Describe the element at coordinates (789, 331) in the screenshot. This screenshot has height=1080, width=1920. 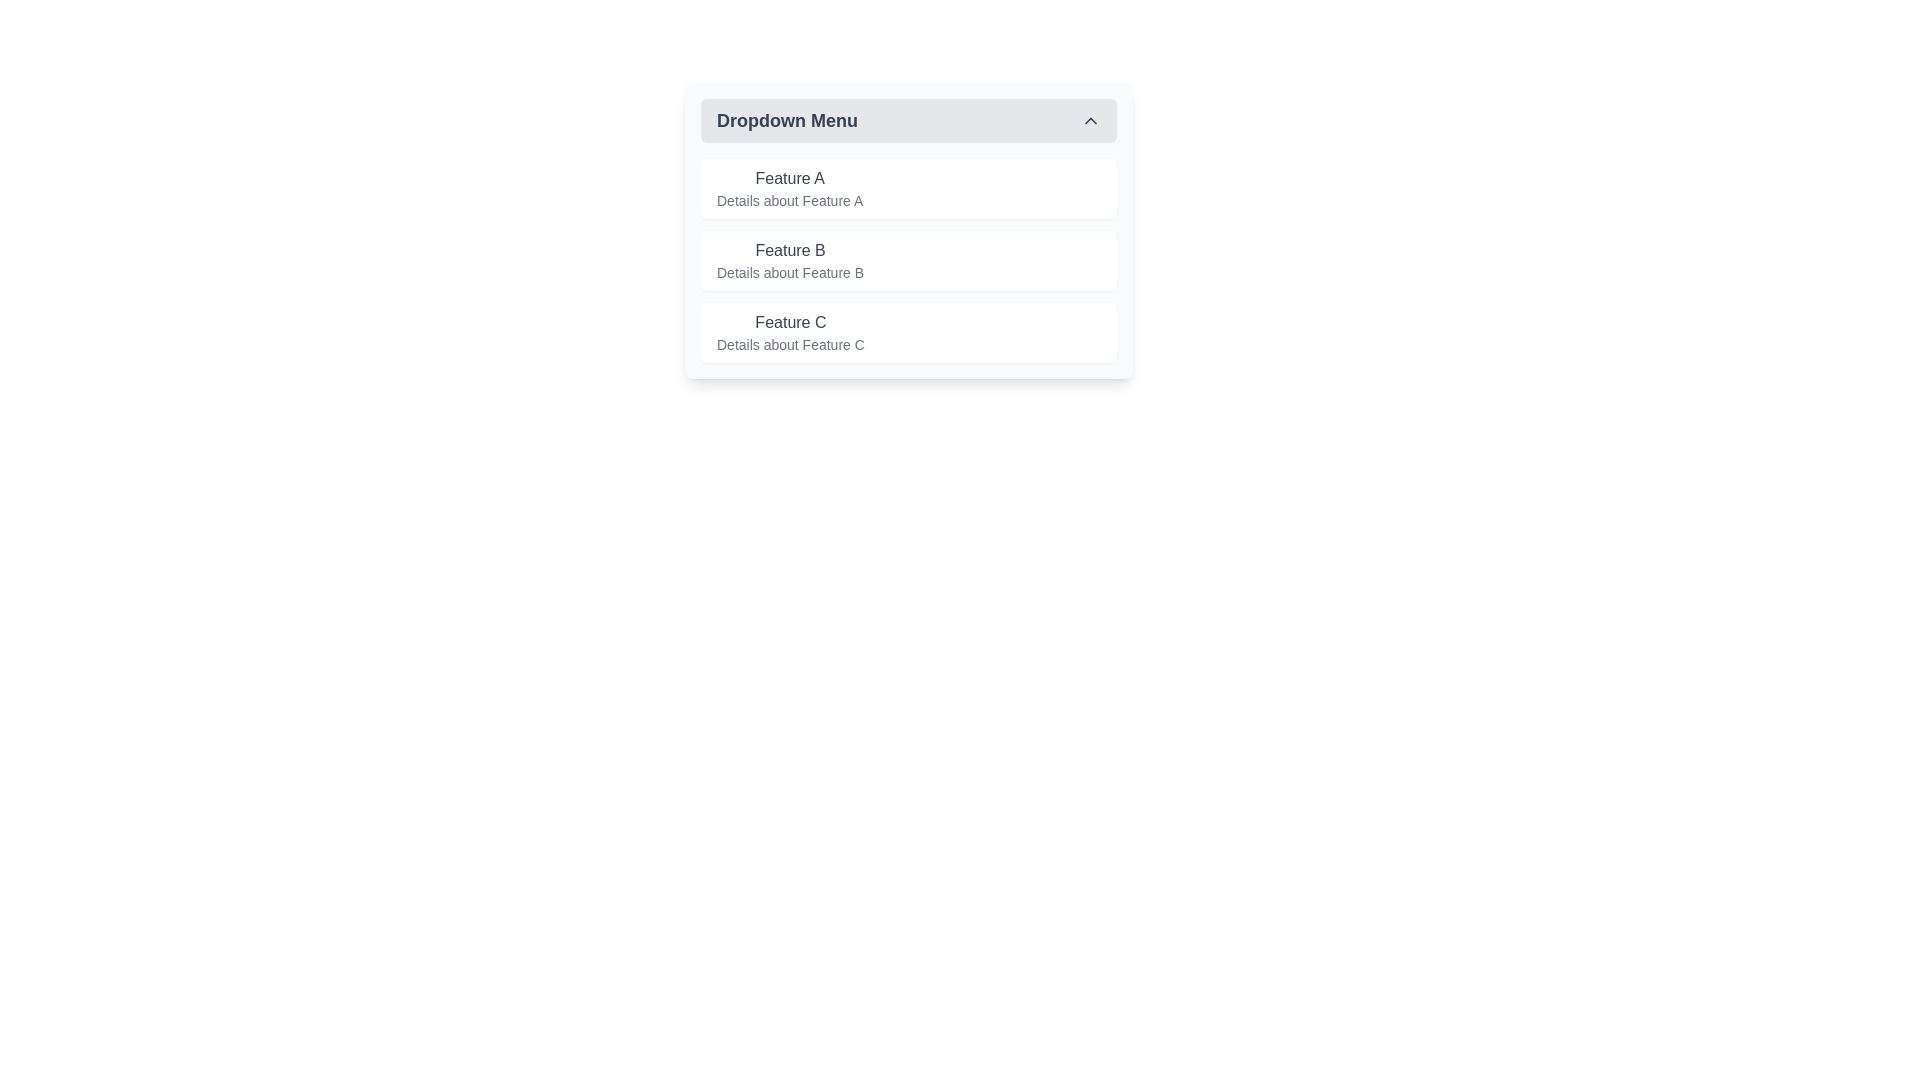
I see `the third button in the dropdown menu labeled 'Dropdown Menu'` at that location.